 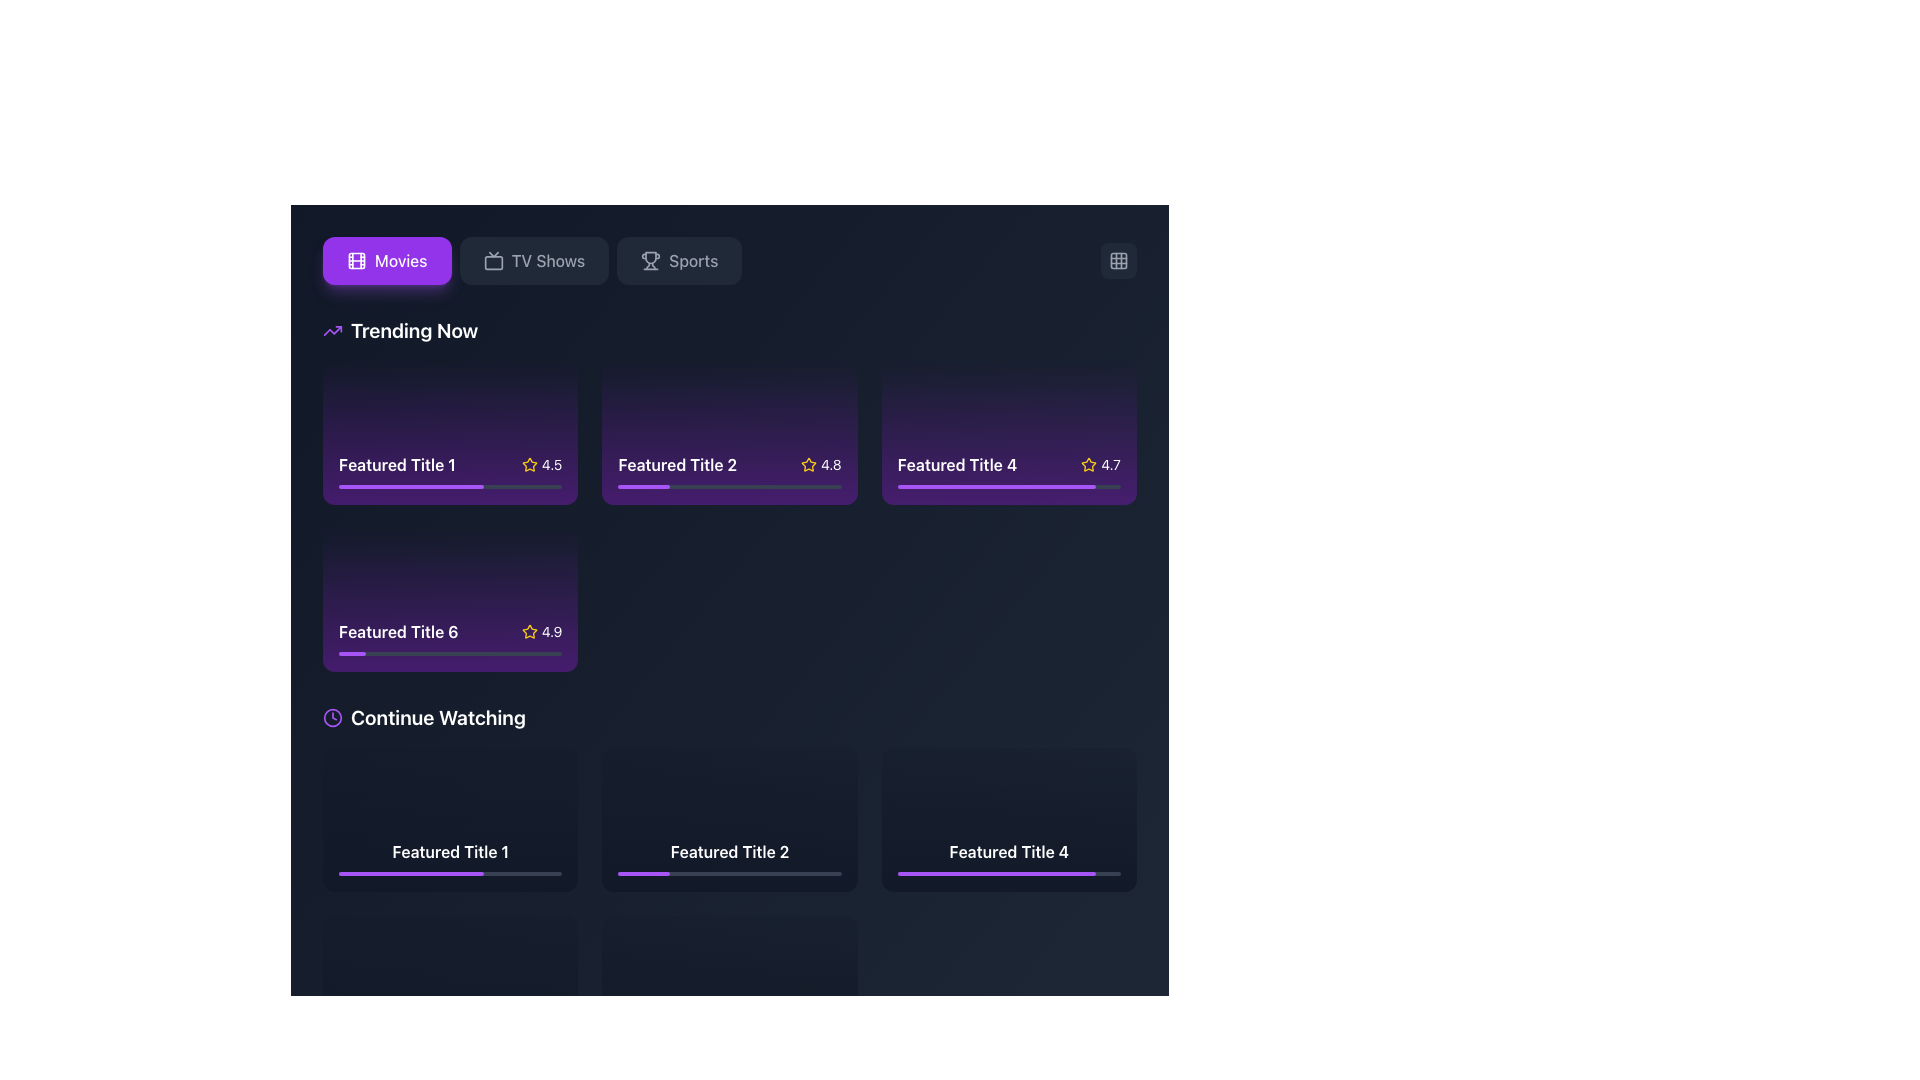 I want to click on the 'Sports' button, a rectangular button with rounded corners, dark gray background, and light gray text, positioned as the third button in a horizontal row in the navigation bar, so click(x=679, y=260).